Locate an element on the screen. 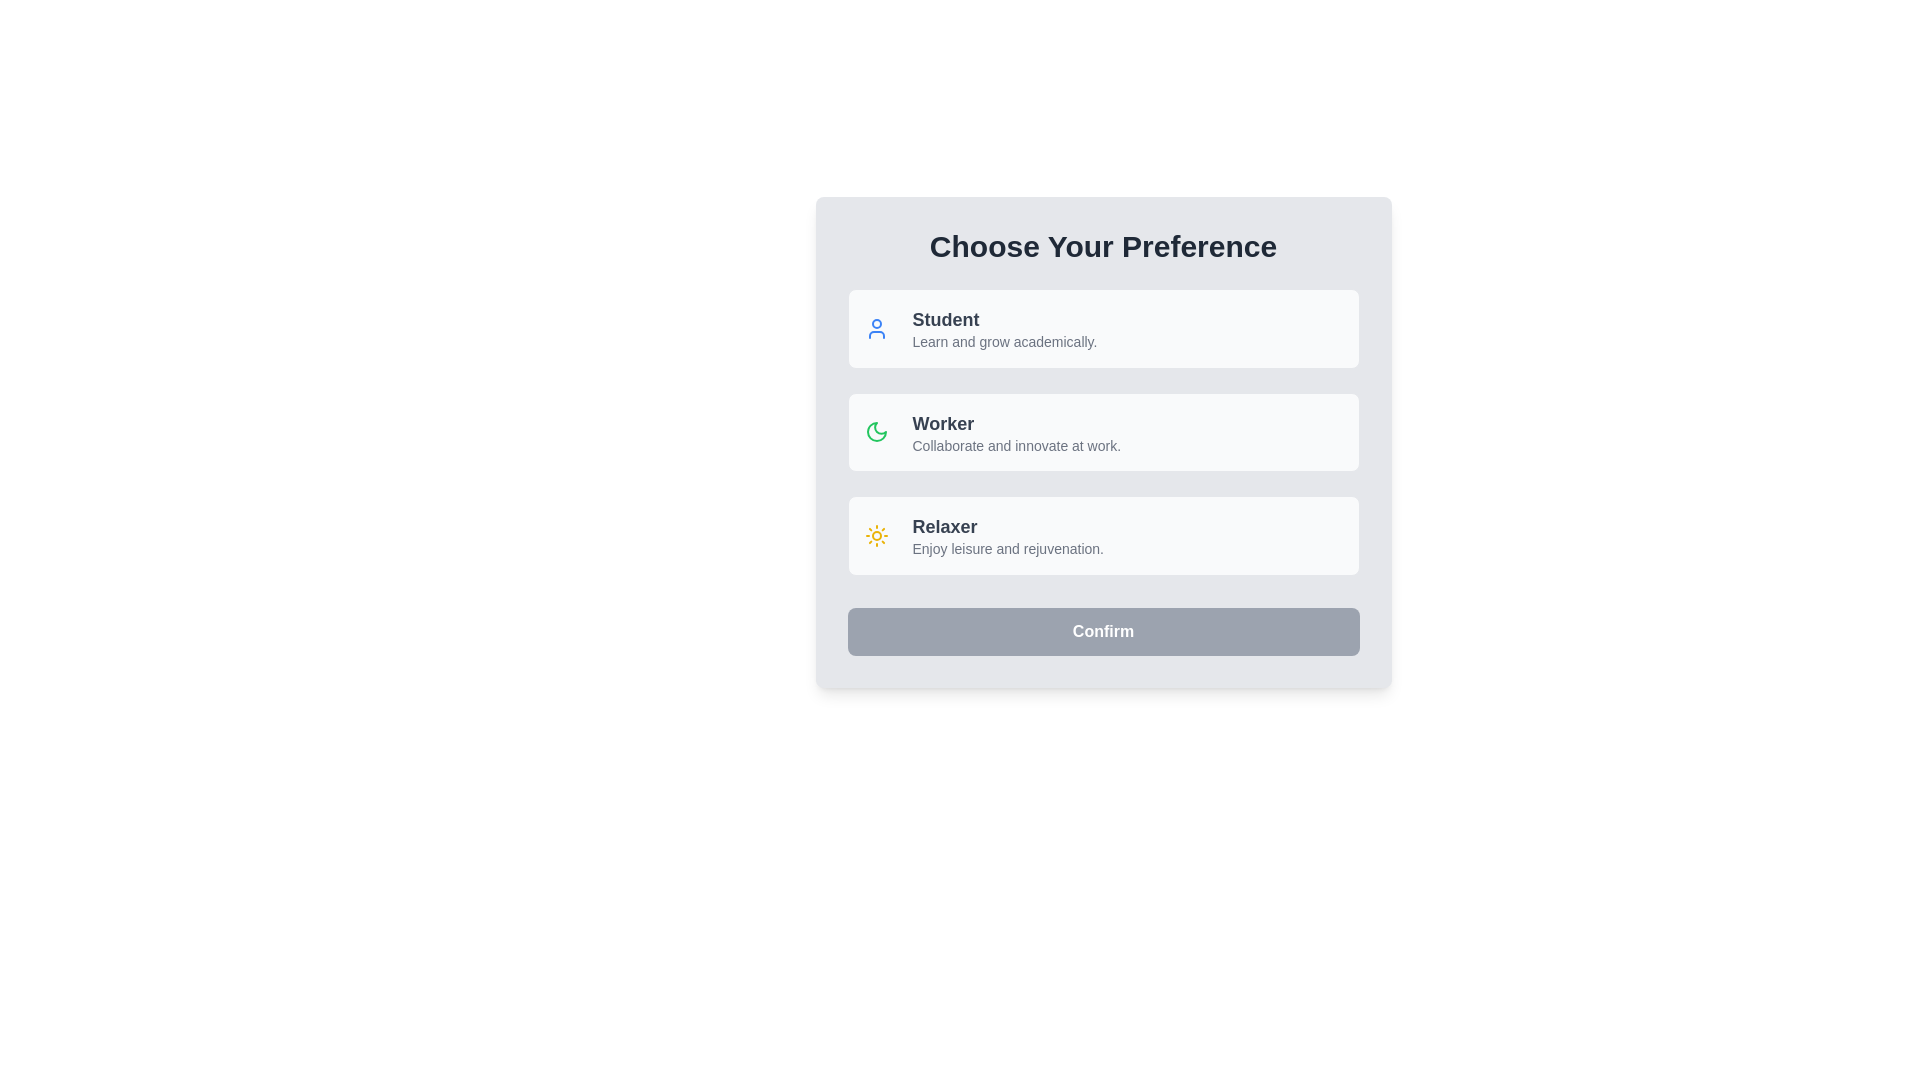  the 'Relaxer' text description element is located at coordinates (1008, 534).